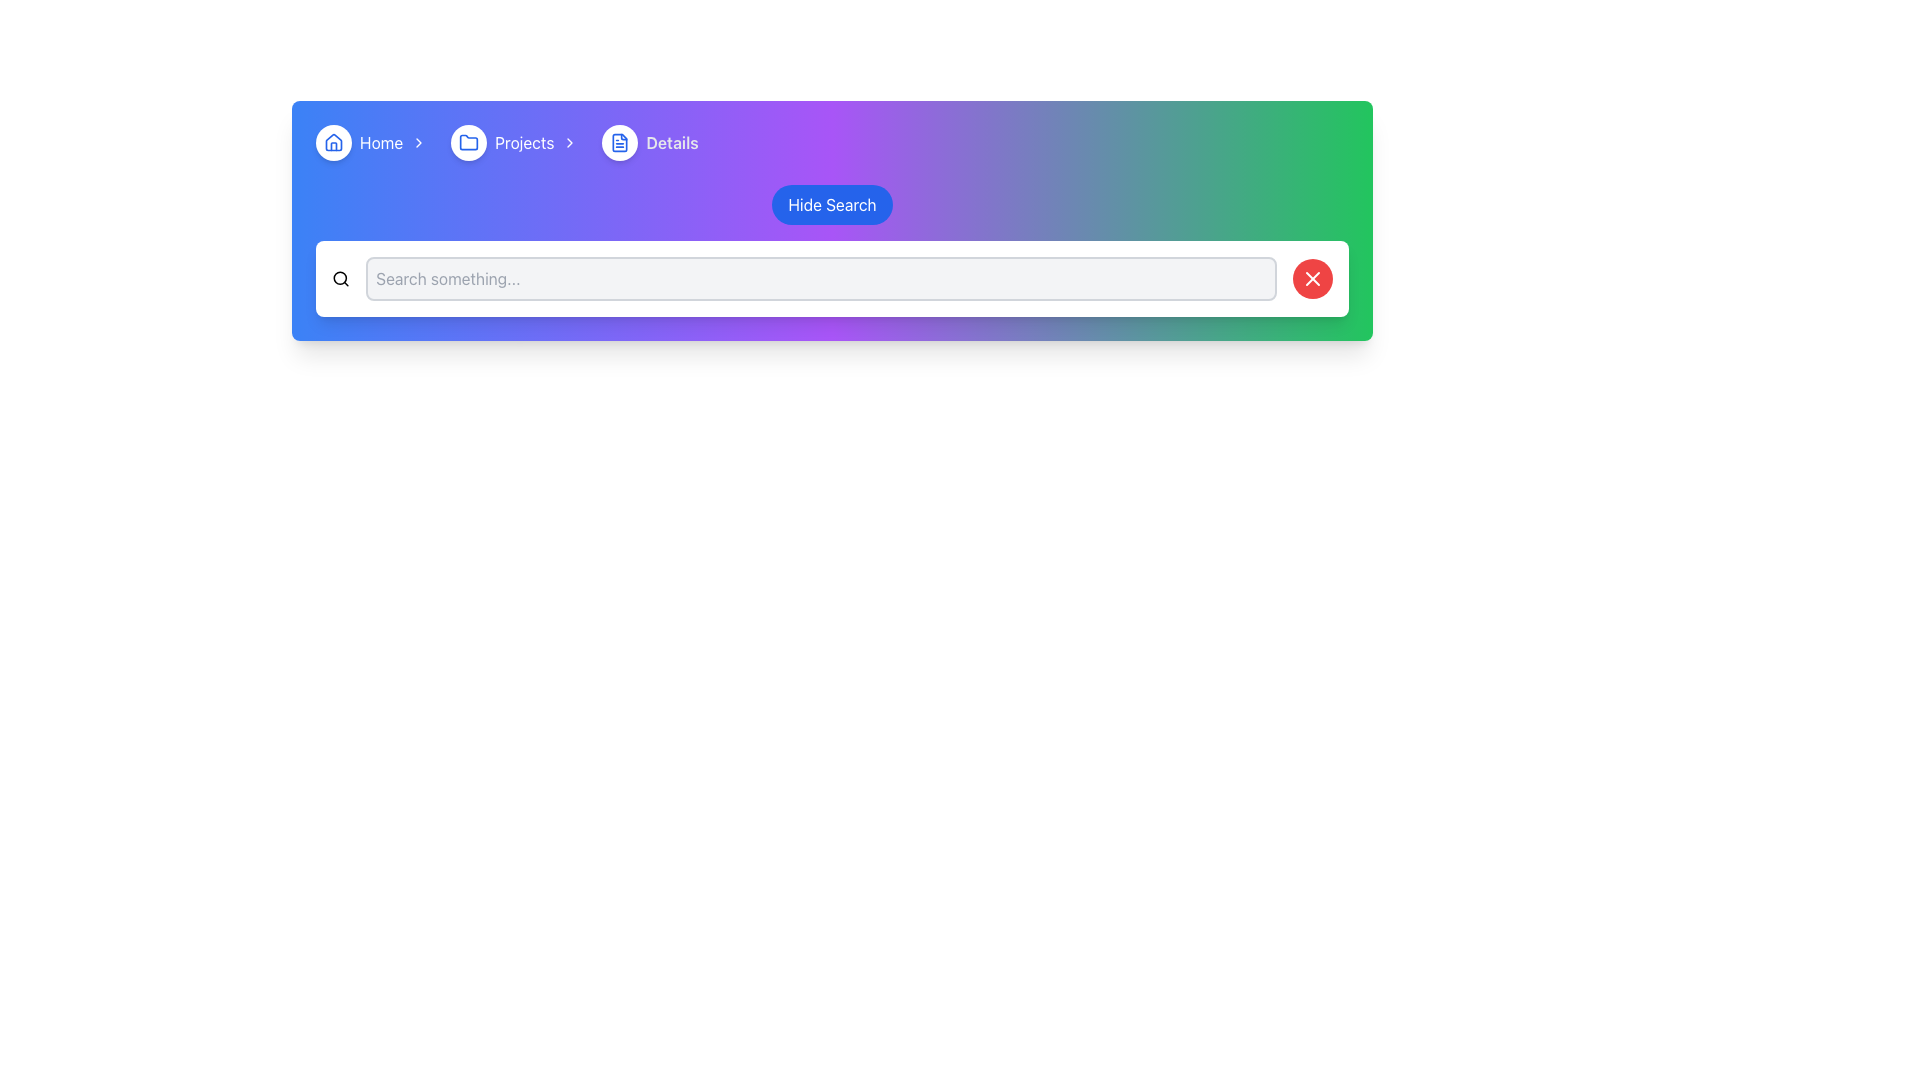 The image size is (1920, 1080). Describe the element at coordinates (1313, 278) in the screenshot. I see `the circular red button with a white 'X' symbol` at that location.